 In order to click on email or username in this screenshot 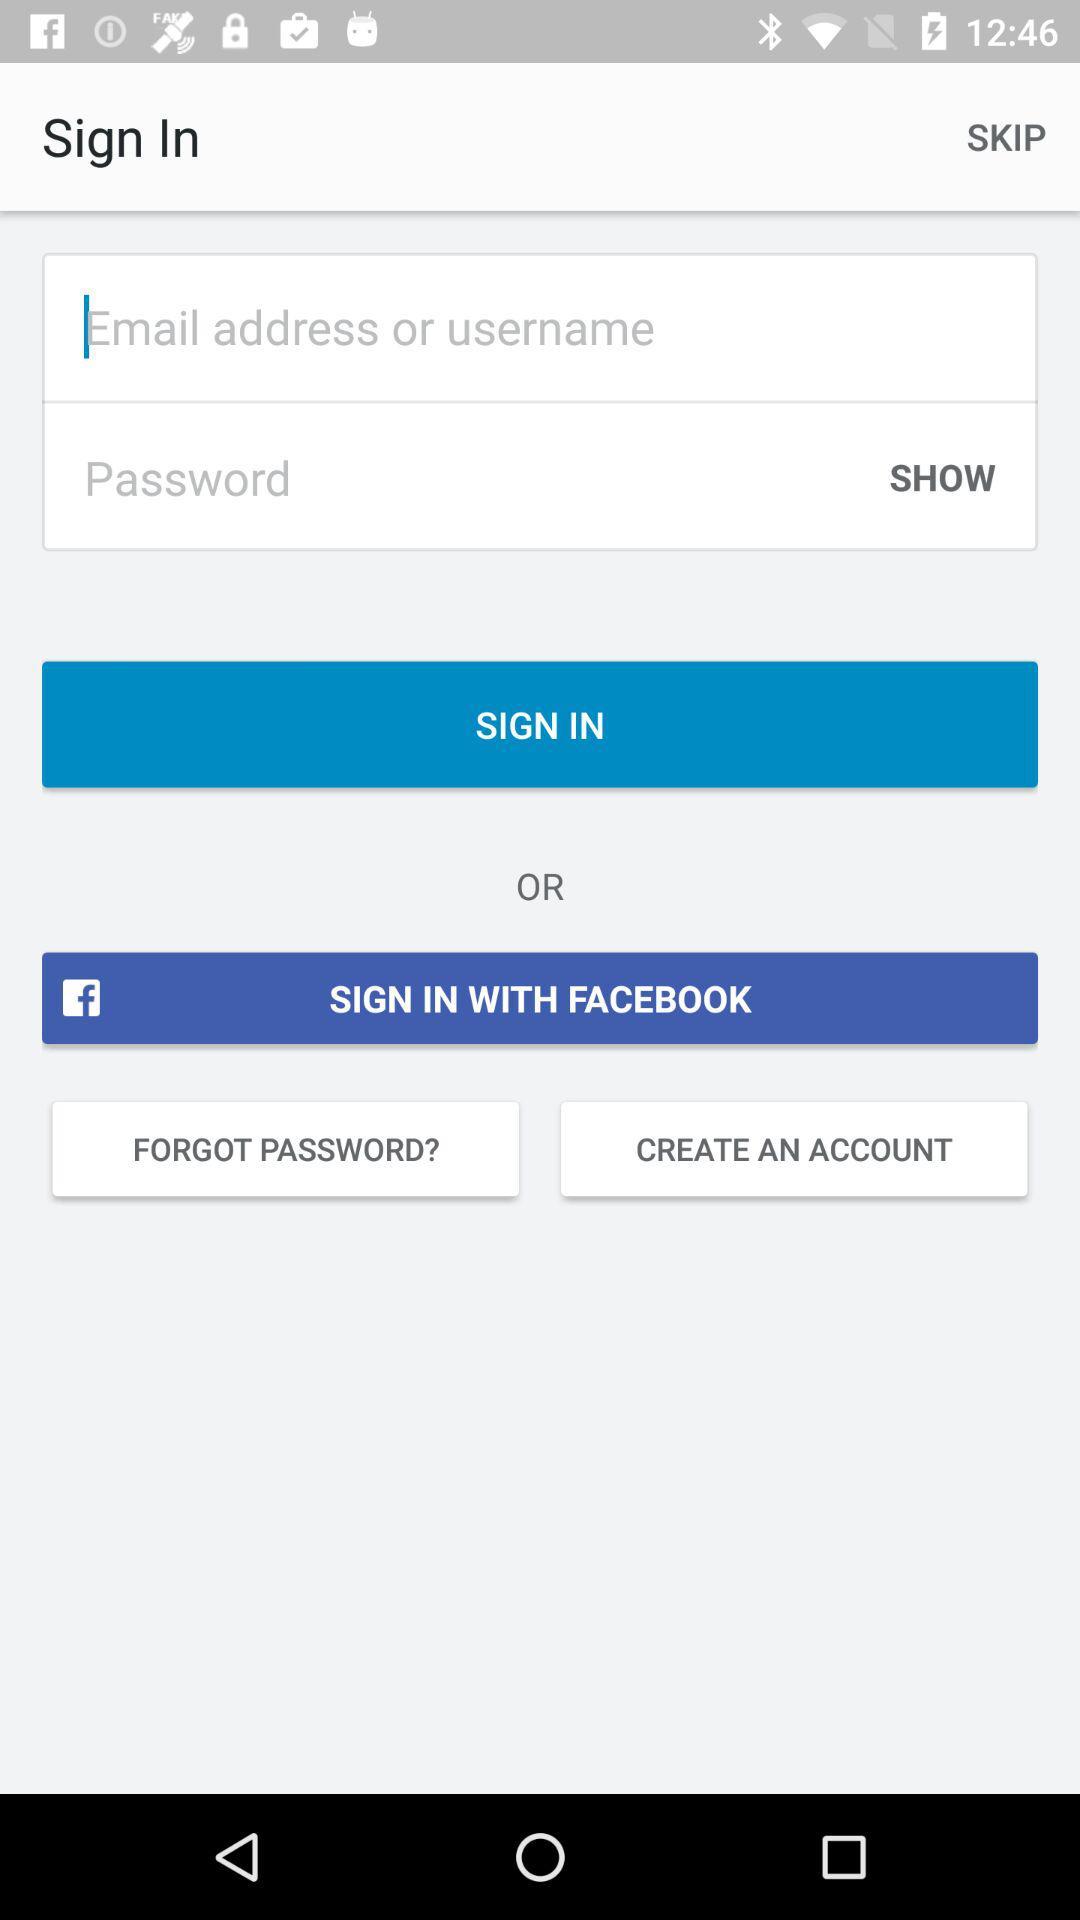, I will do `click(540, 326)`.